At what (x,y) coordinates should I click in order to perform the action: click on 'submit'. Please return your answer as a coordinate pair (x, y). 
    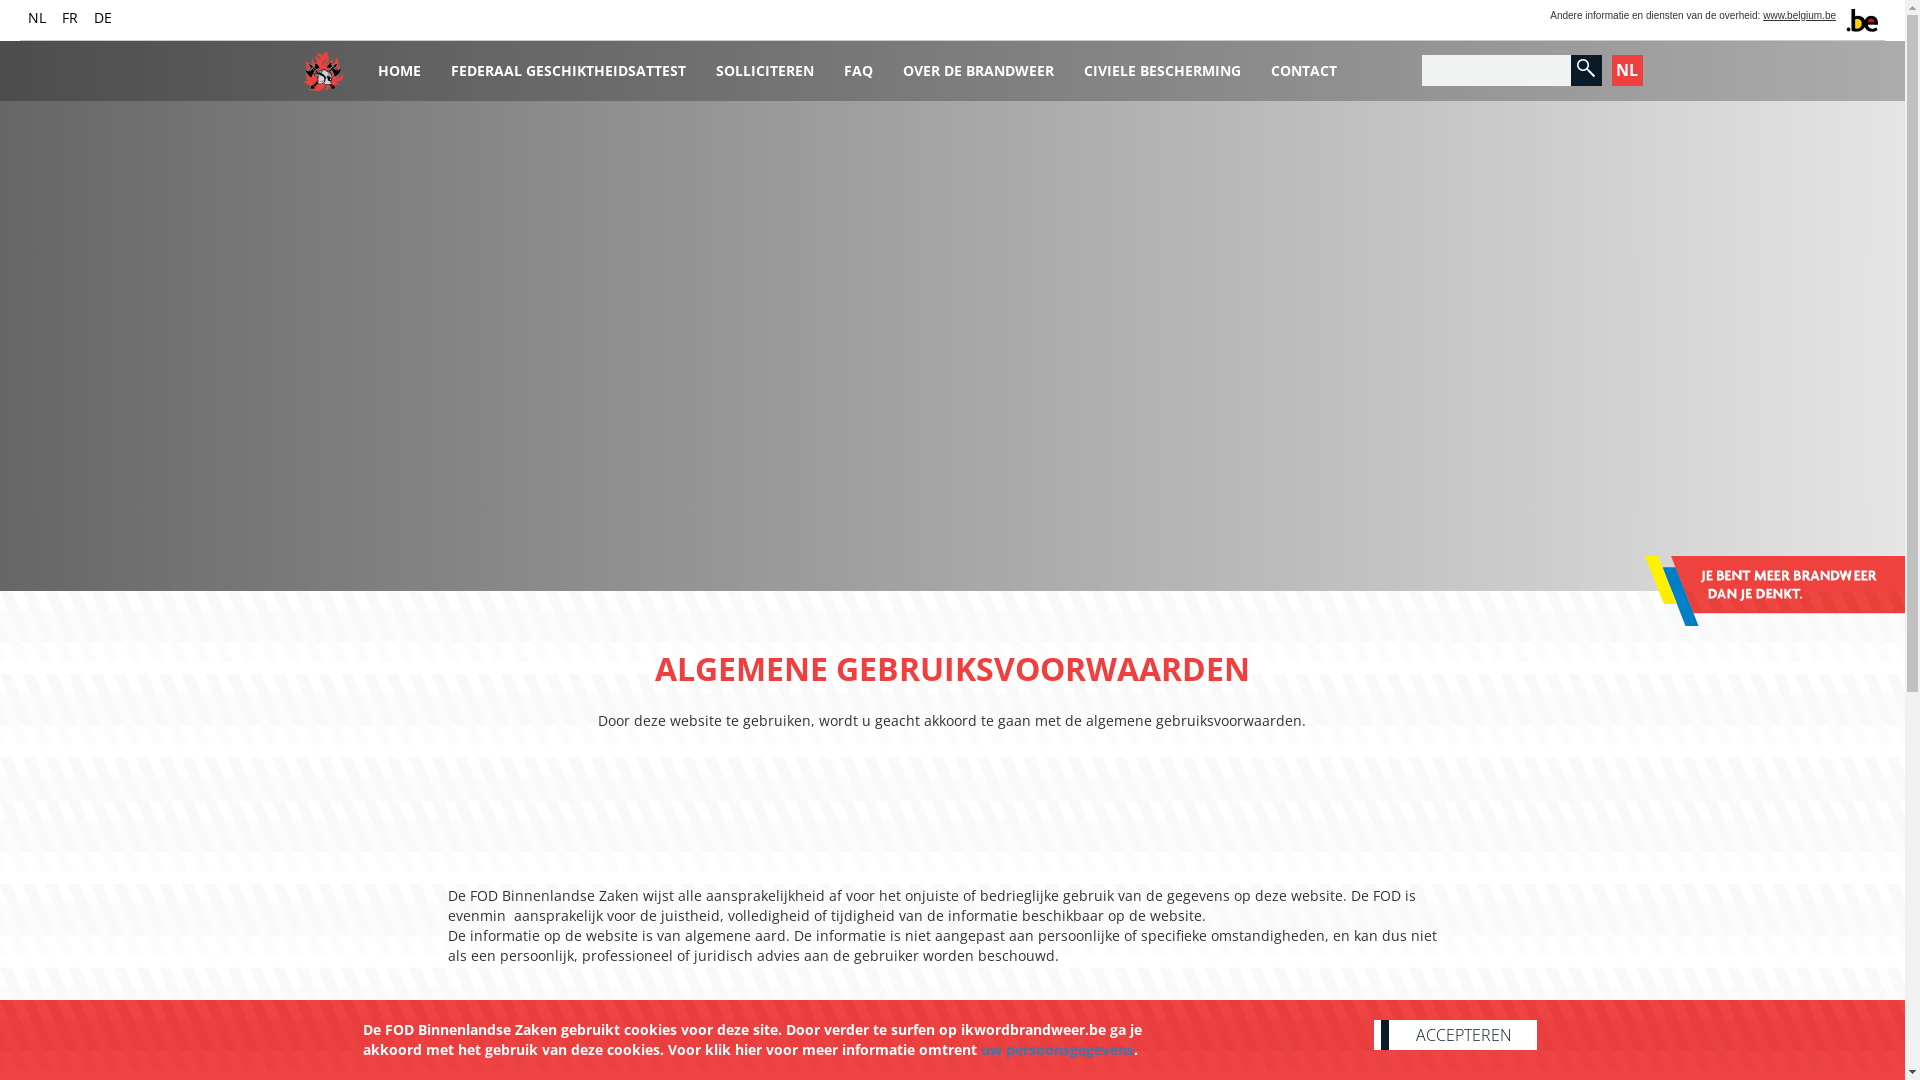
    Looking at the image, I should click on (1584, 68).